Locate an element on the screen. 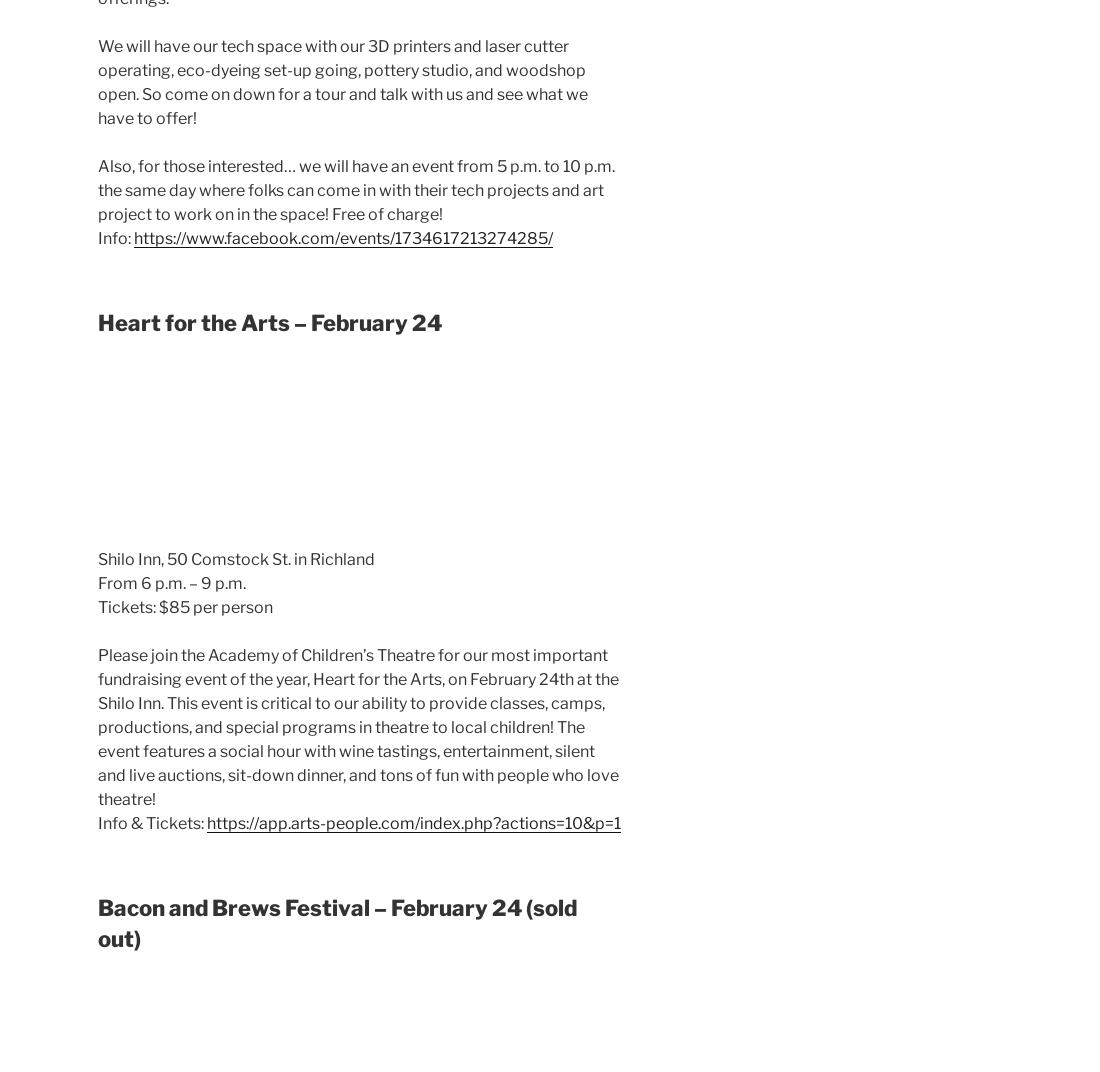  'From 6 p.m. – 9 p.m.' is located at coordinates (171, 582).